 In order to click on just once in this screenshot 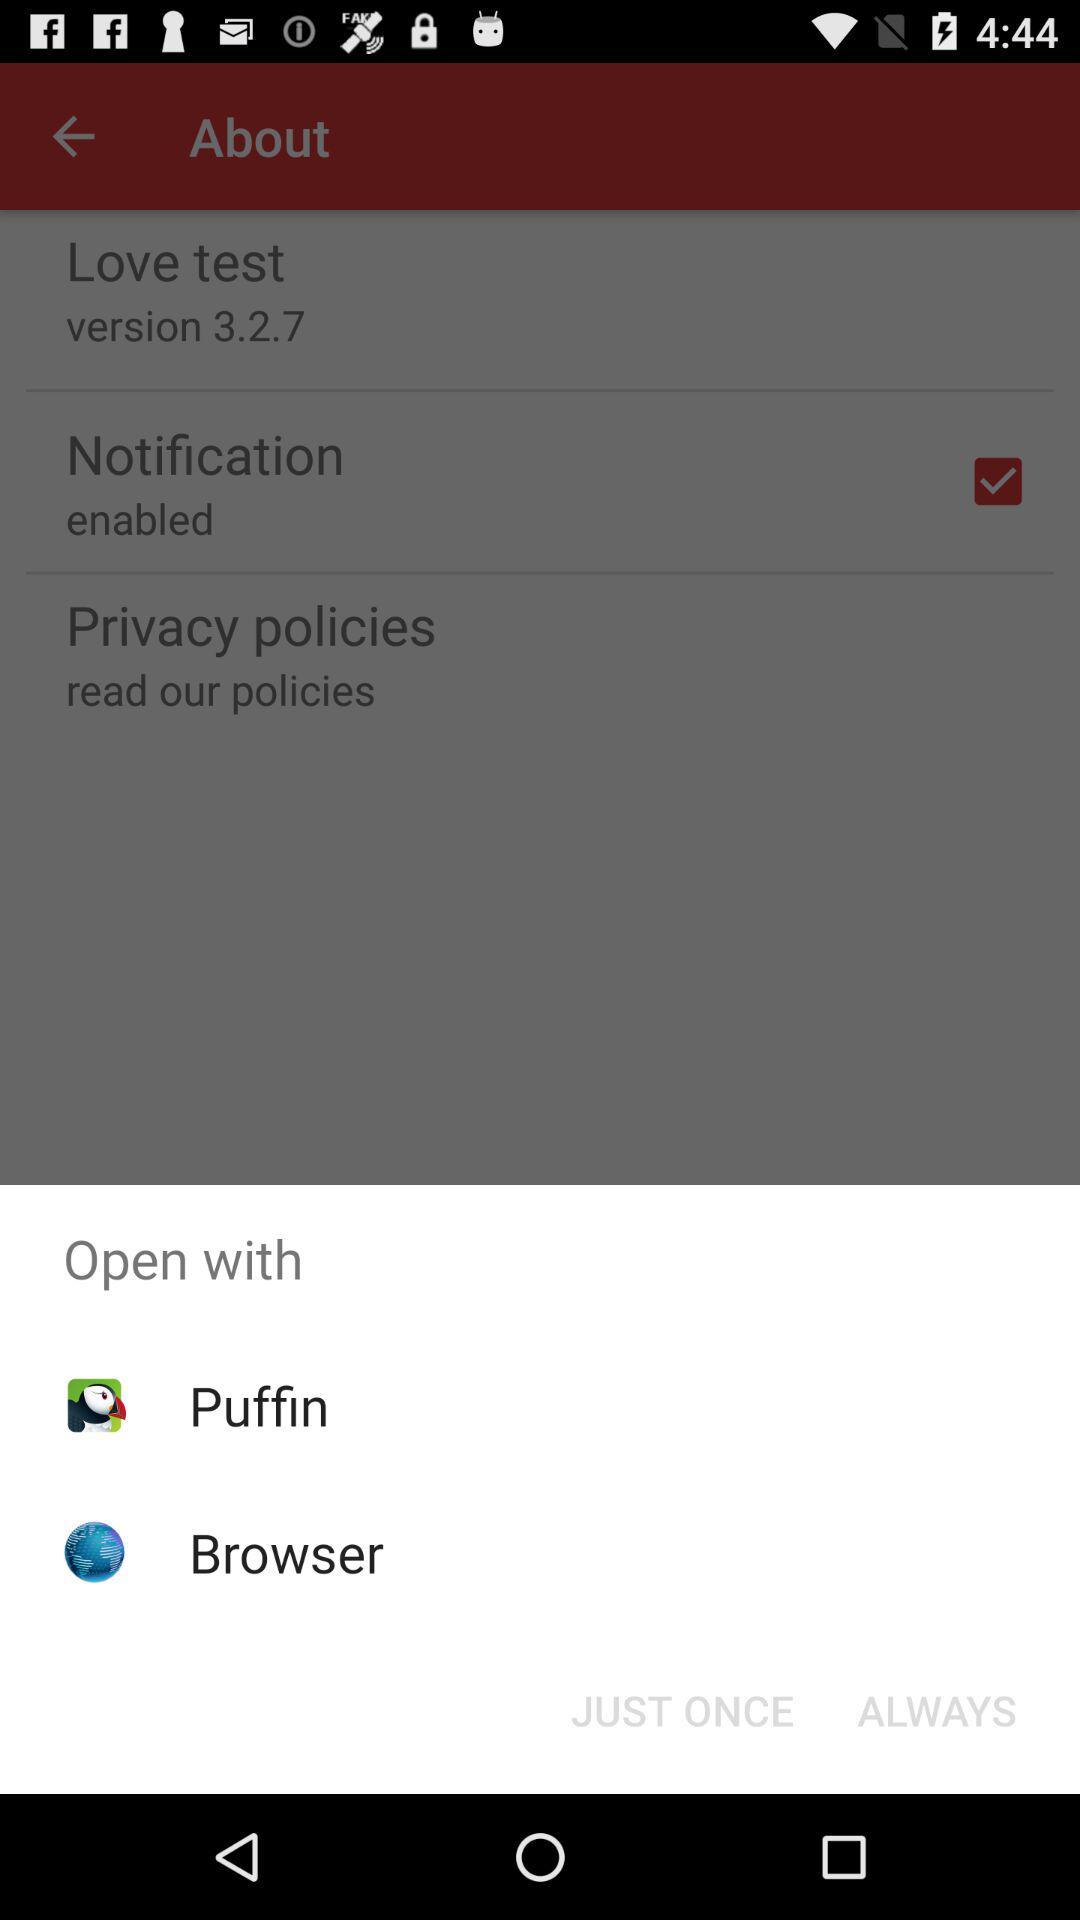, I will do `click(681, 1708)`.